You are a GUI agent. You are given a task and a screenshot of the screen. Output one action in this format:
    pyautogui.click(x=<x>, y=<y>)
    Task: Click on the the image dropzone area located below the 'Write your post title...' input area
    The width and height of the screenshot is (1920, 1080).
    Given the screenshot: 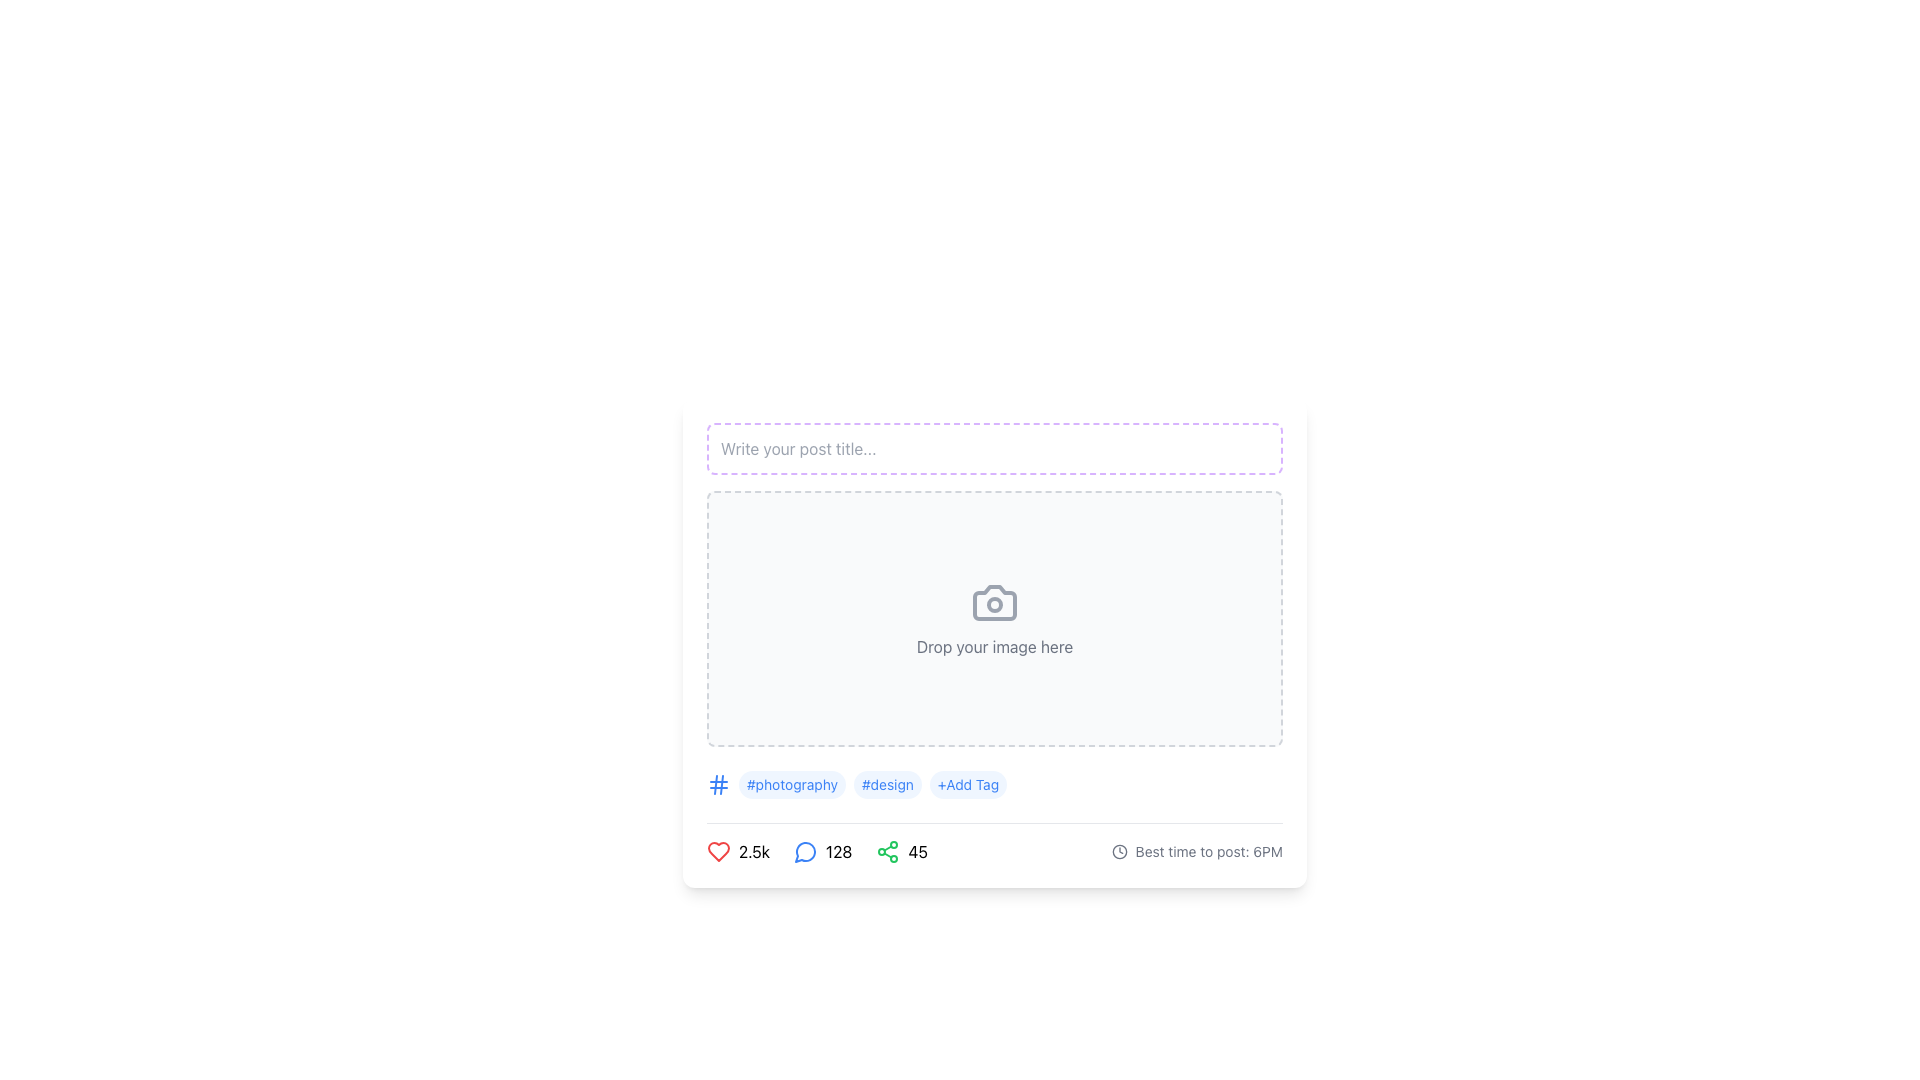 What is the action you would take?
    pyautogui.click(x=994, y=617)
    